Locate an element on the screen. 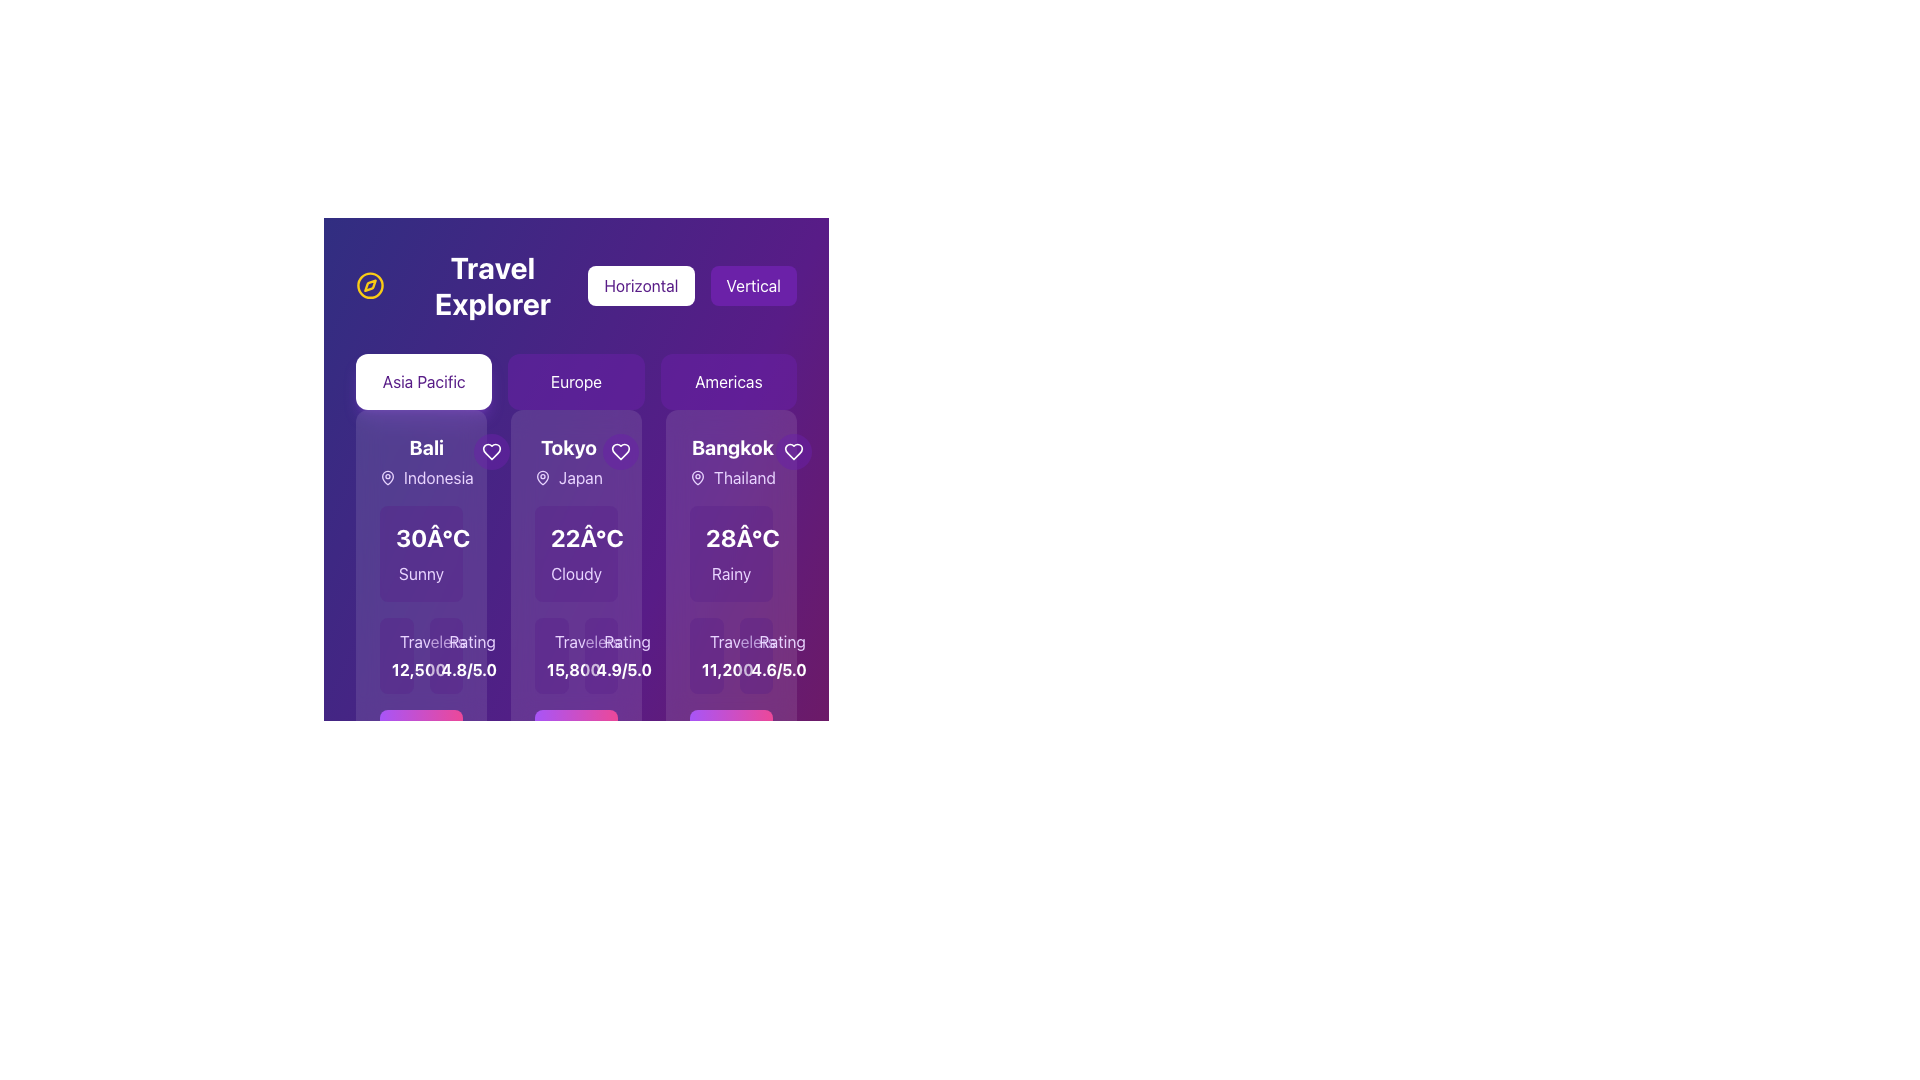 This screenshot has height=1080, width=1920. text content of the Text display that shows the number of travelers in the first card of the 'Asia Pacific' section, located below the text 'Travelers' is located at coordinates (396, 655).